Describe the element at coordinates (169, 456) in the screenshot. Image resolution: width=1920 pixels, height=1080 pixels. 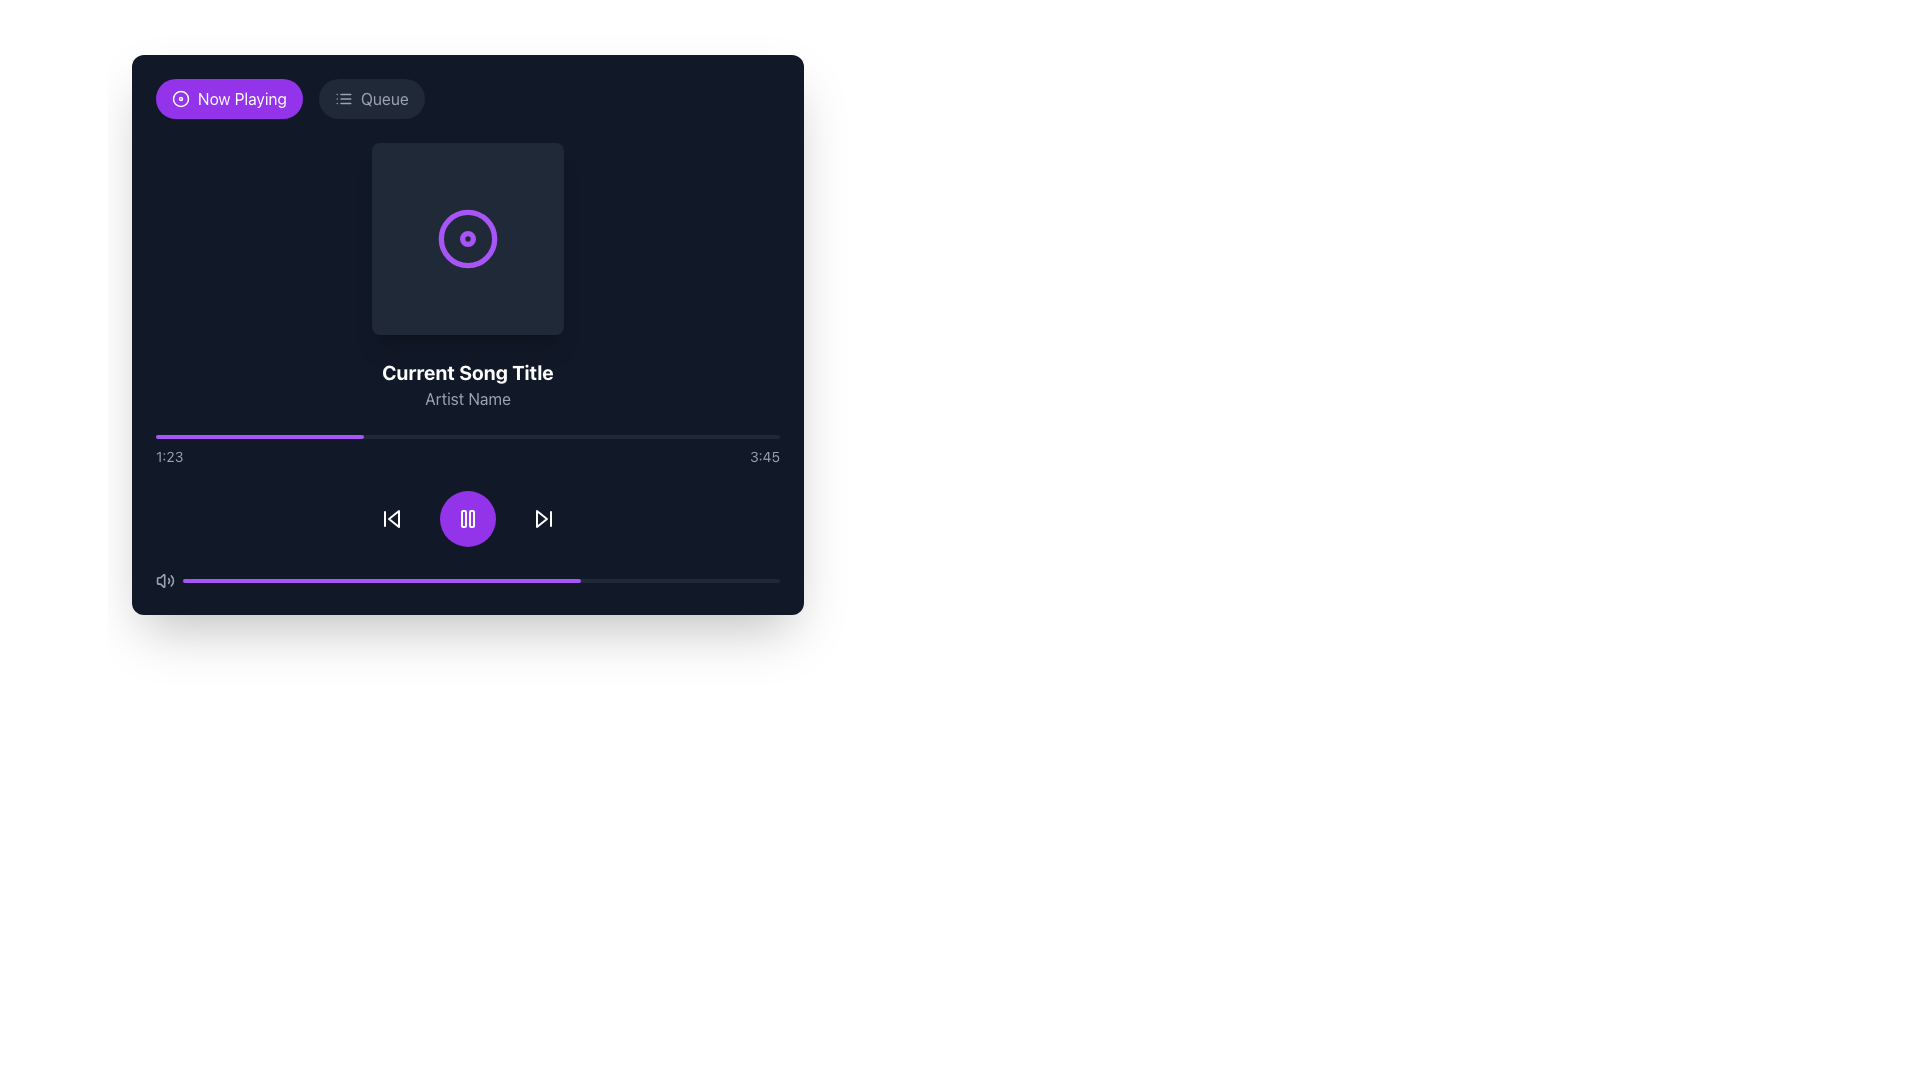
I see `the light gray text label displaying '1:23', located at the left edge of the progress bar in the media player interface` at that location.